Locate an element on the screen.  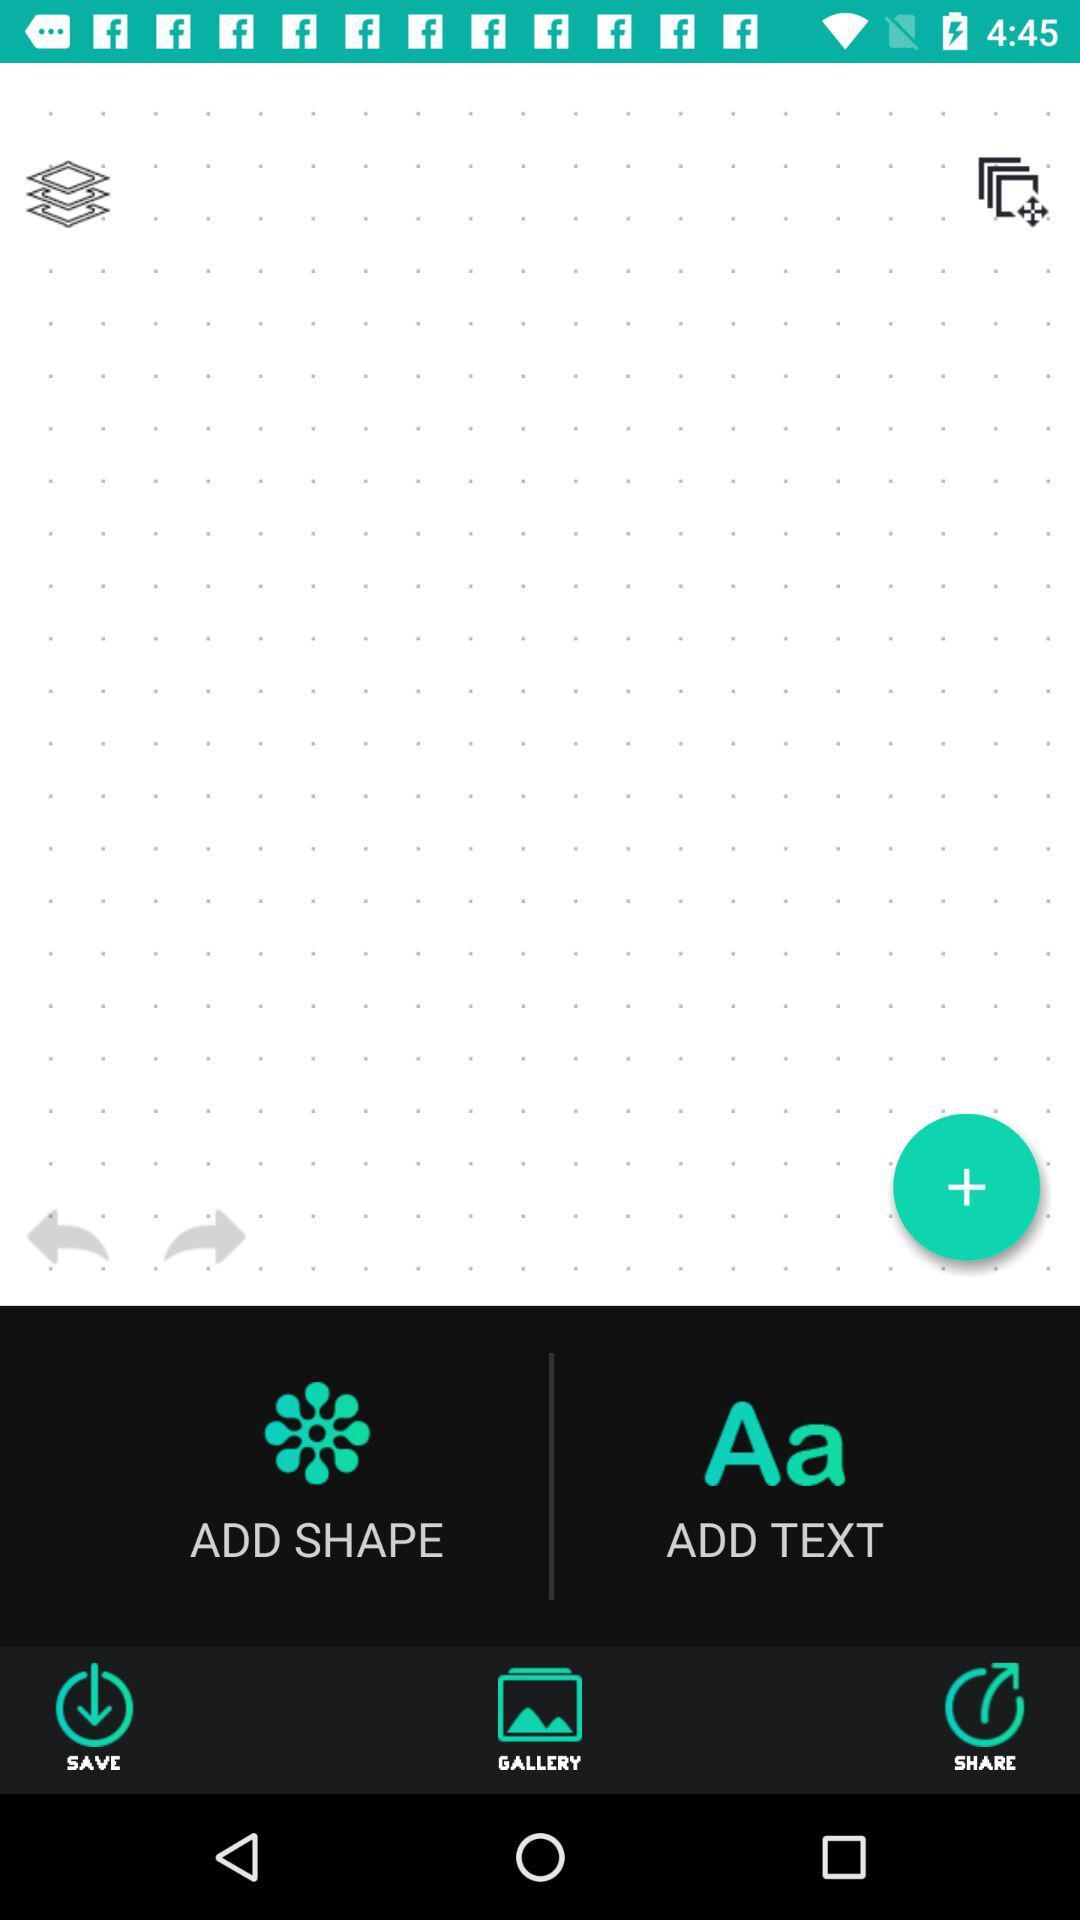
the layers icon is located at coordinates (67, 194).